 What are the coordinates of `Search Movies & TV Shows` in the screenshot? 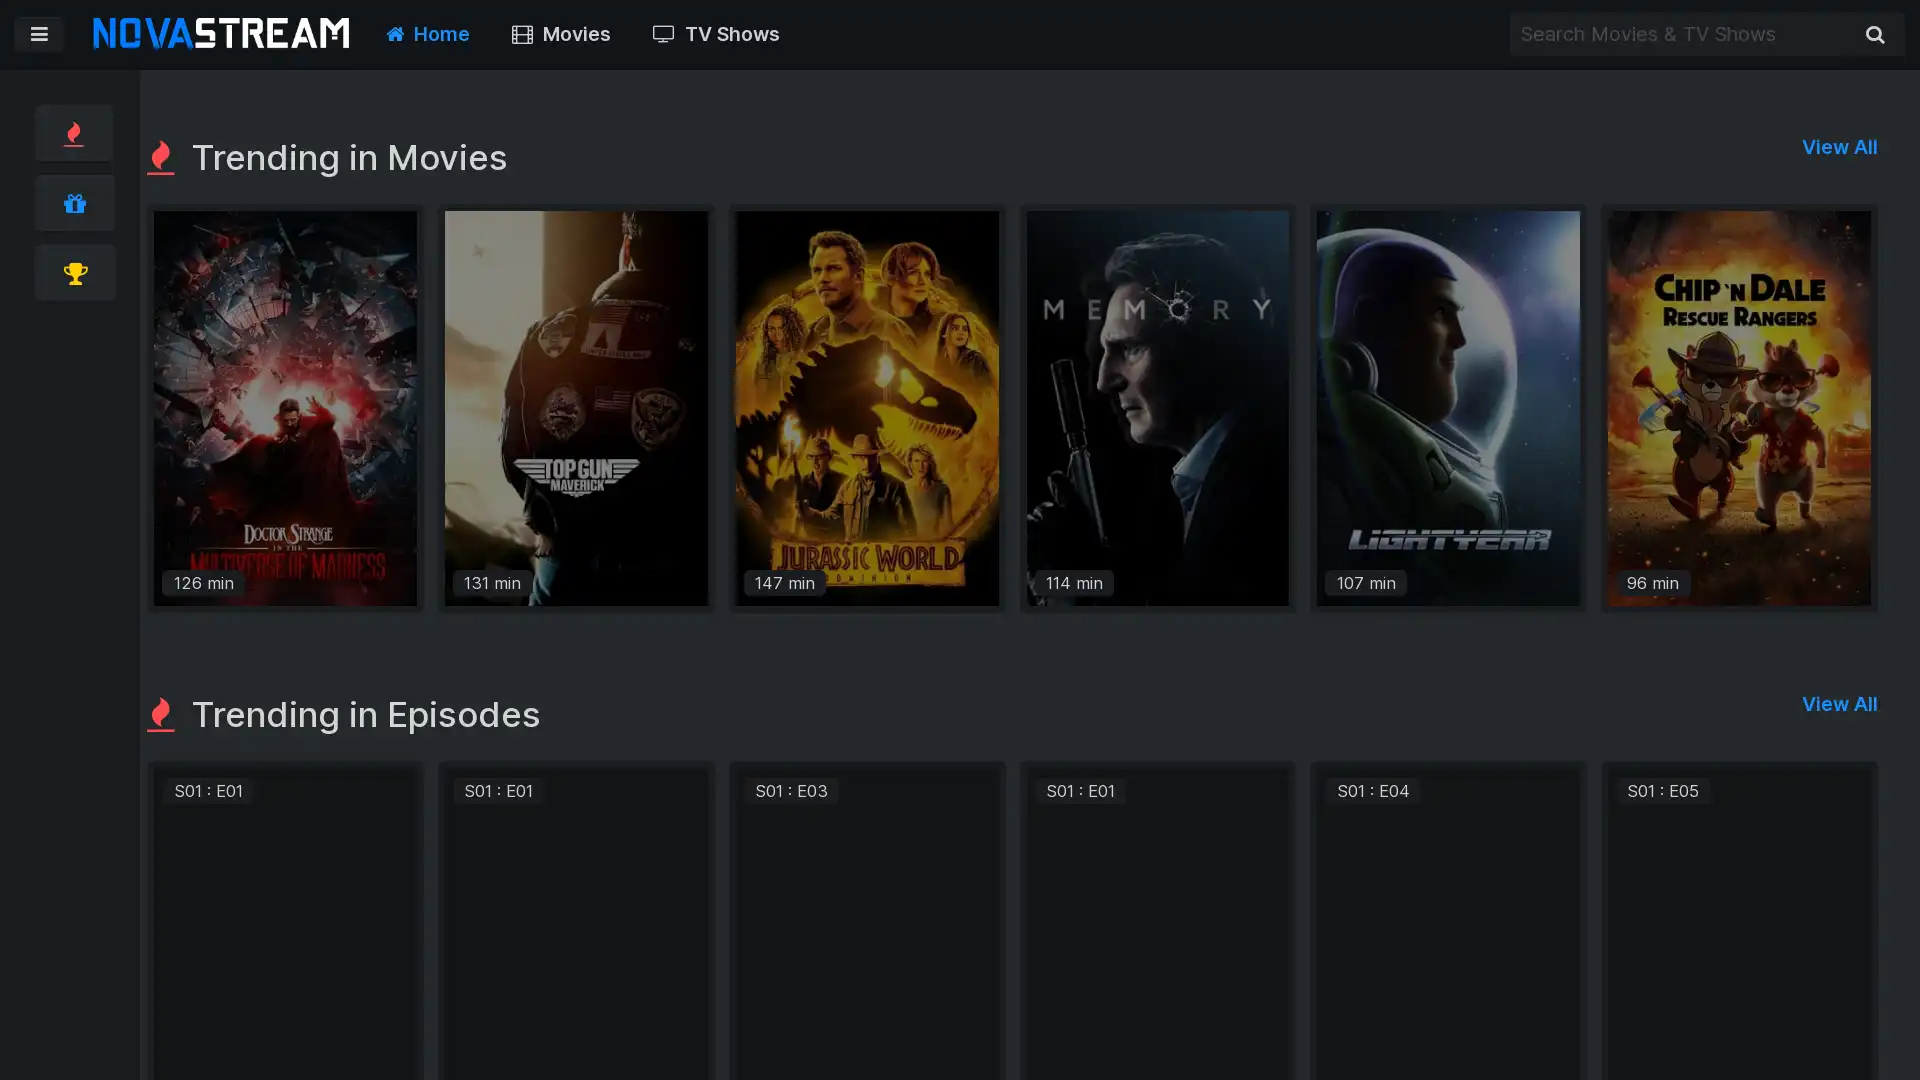 It's located at (1874, 34).